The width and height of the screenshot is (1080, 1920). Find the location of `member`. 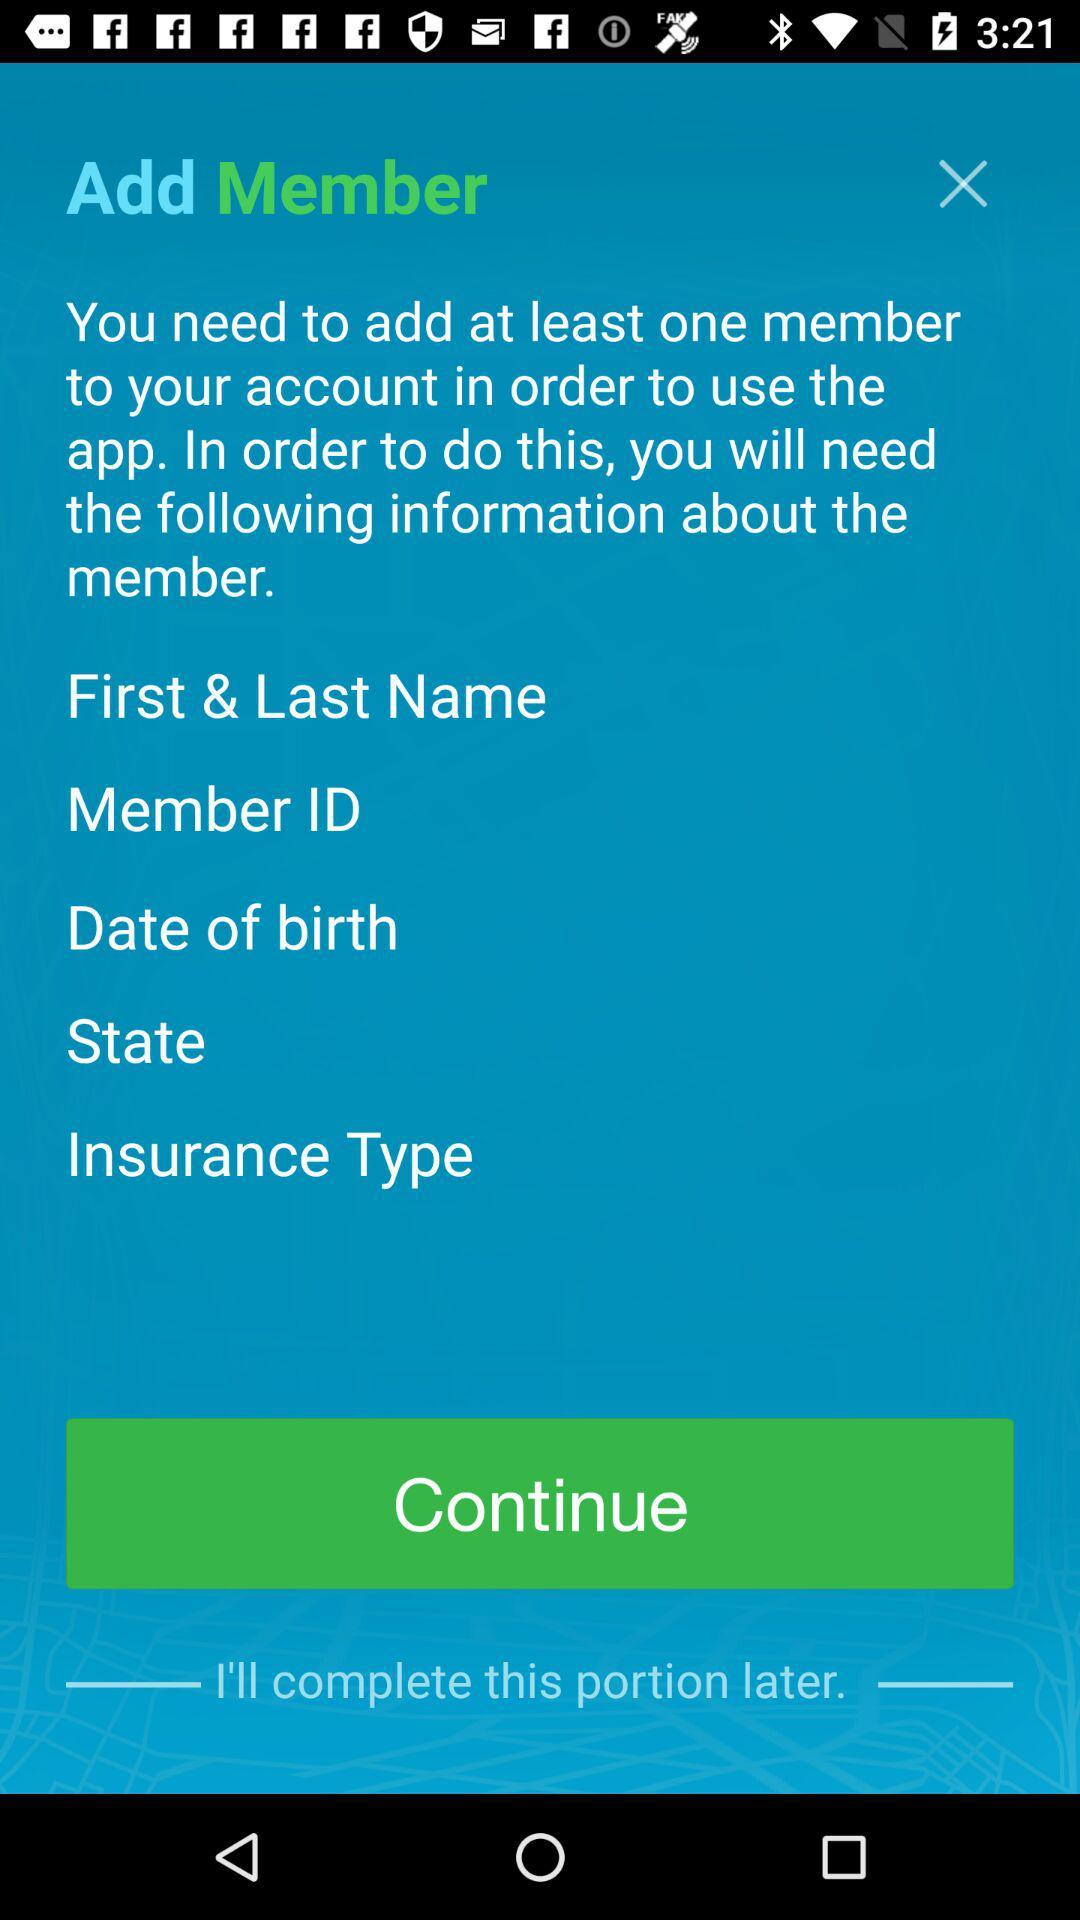

member is located at coordinates (962, 183).